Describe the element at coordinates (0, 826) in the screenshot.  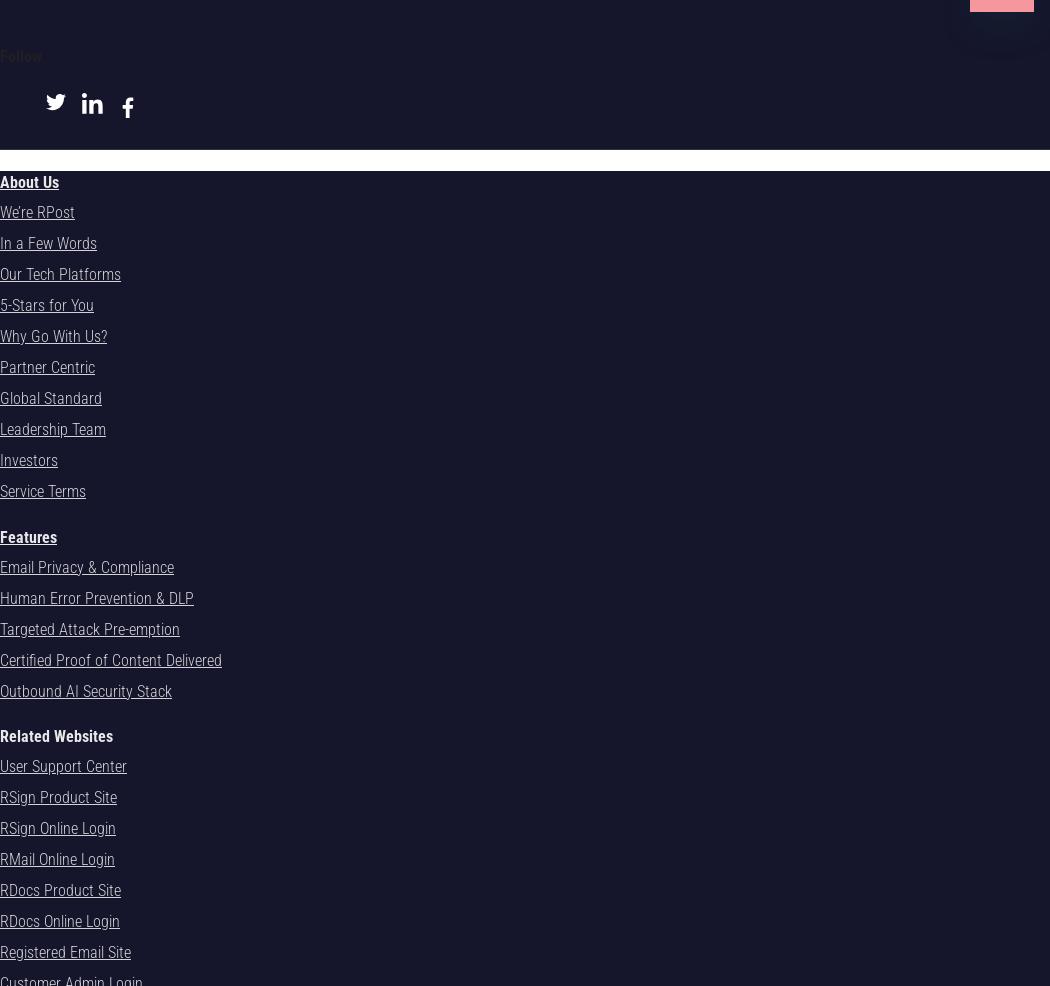
I see `'RSign Online Login'` at that location.